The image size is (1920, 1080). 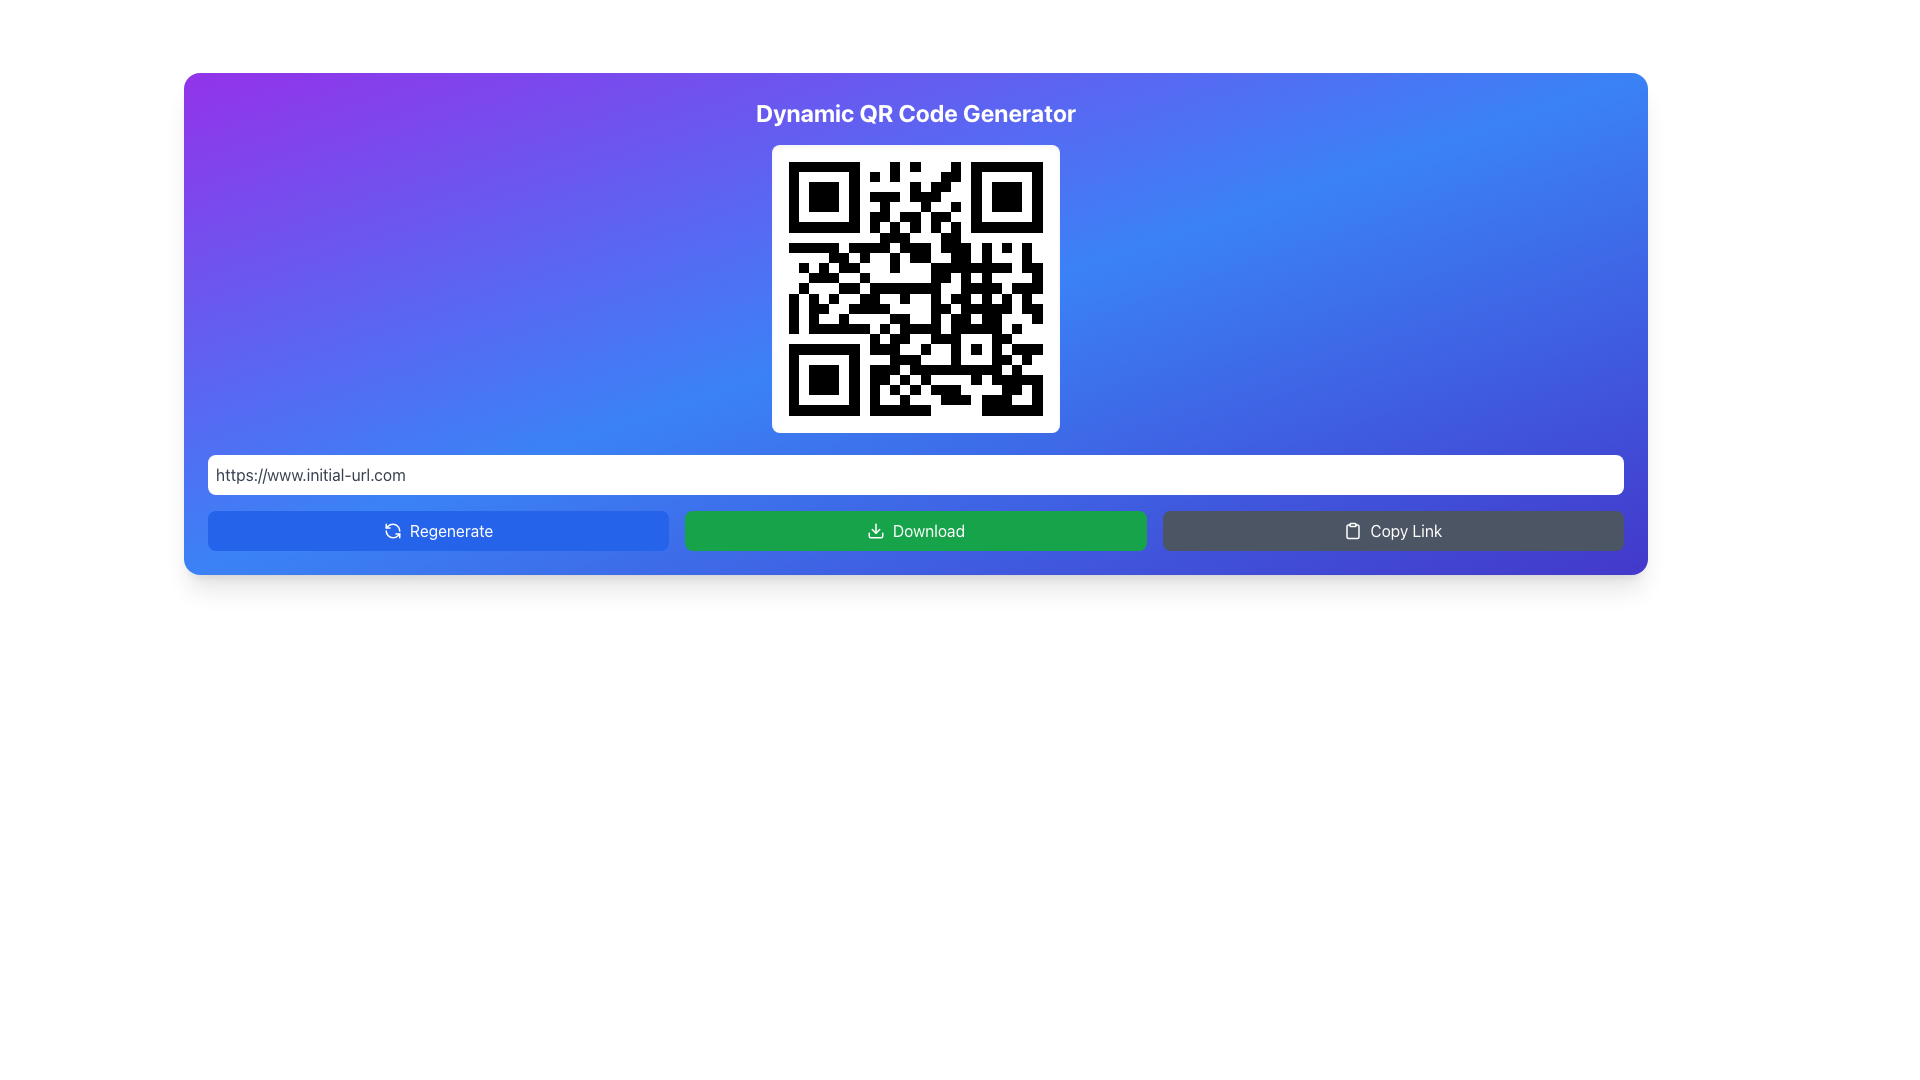 I want to click on the header text 'Dynamic QR Code Generator', which is prominently styled in bold white against a gradient background, positioned at the top of the interface, so click(x=915, y=112).